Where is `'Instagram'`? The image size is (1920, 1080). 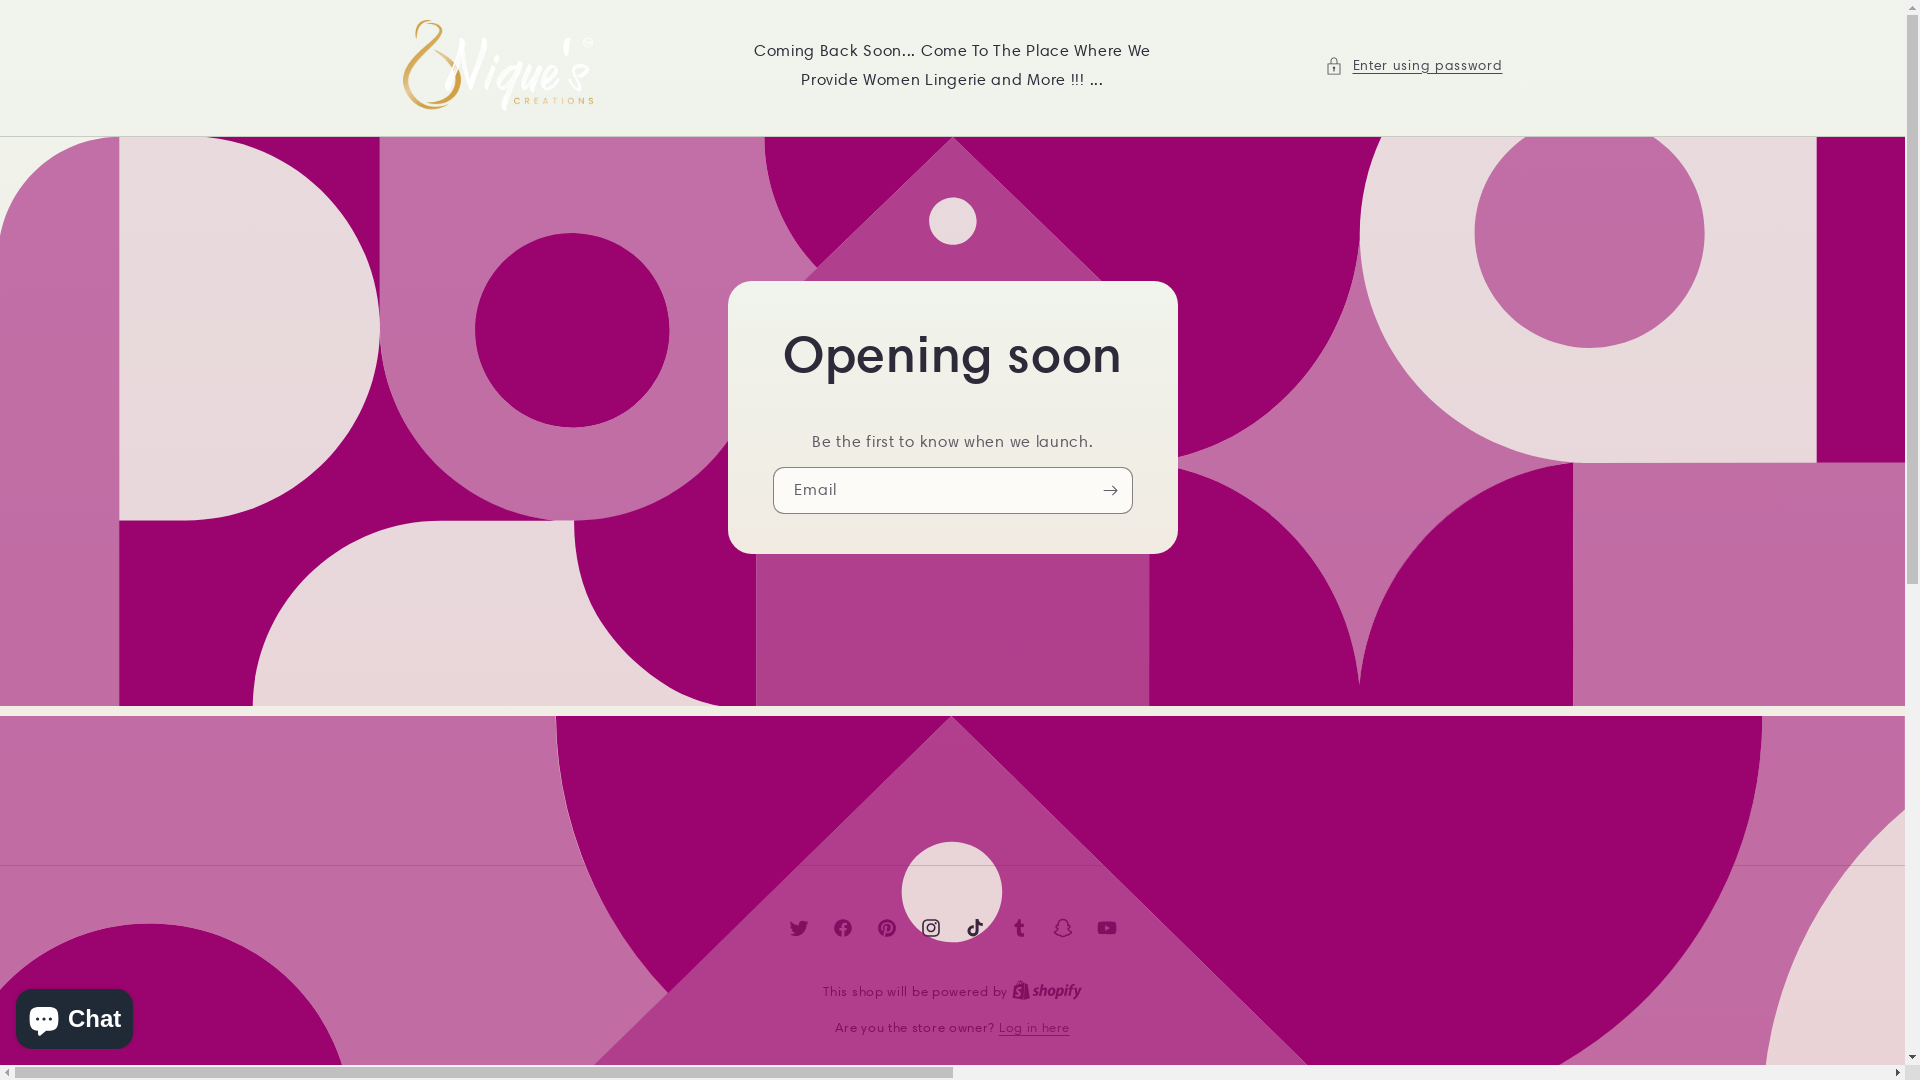
'Instagram' is located at coordinates (906, 928).